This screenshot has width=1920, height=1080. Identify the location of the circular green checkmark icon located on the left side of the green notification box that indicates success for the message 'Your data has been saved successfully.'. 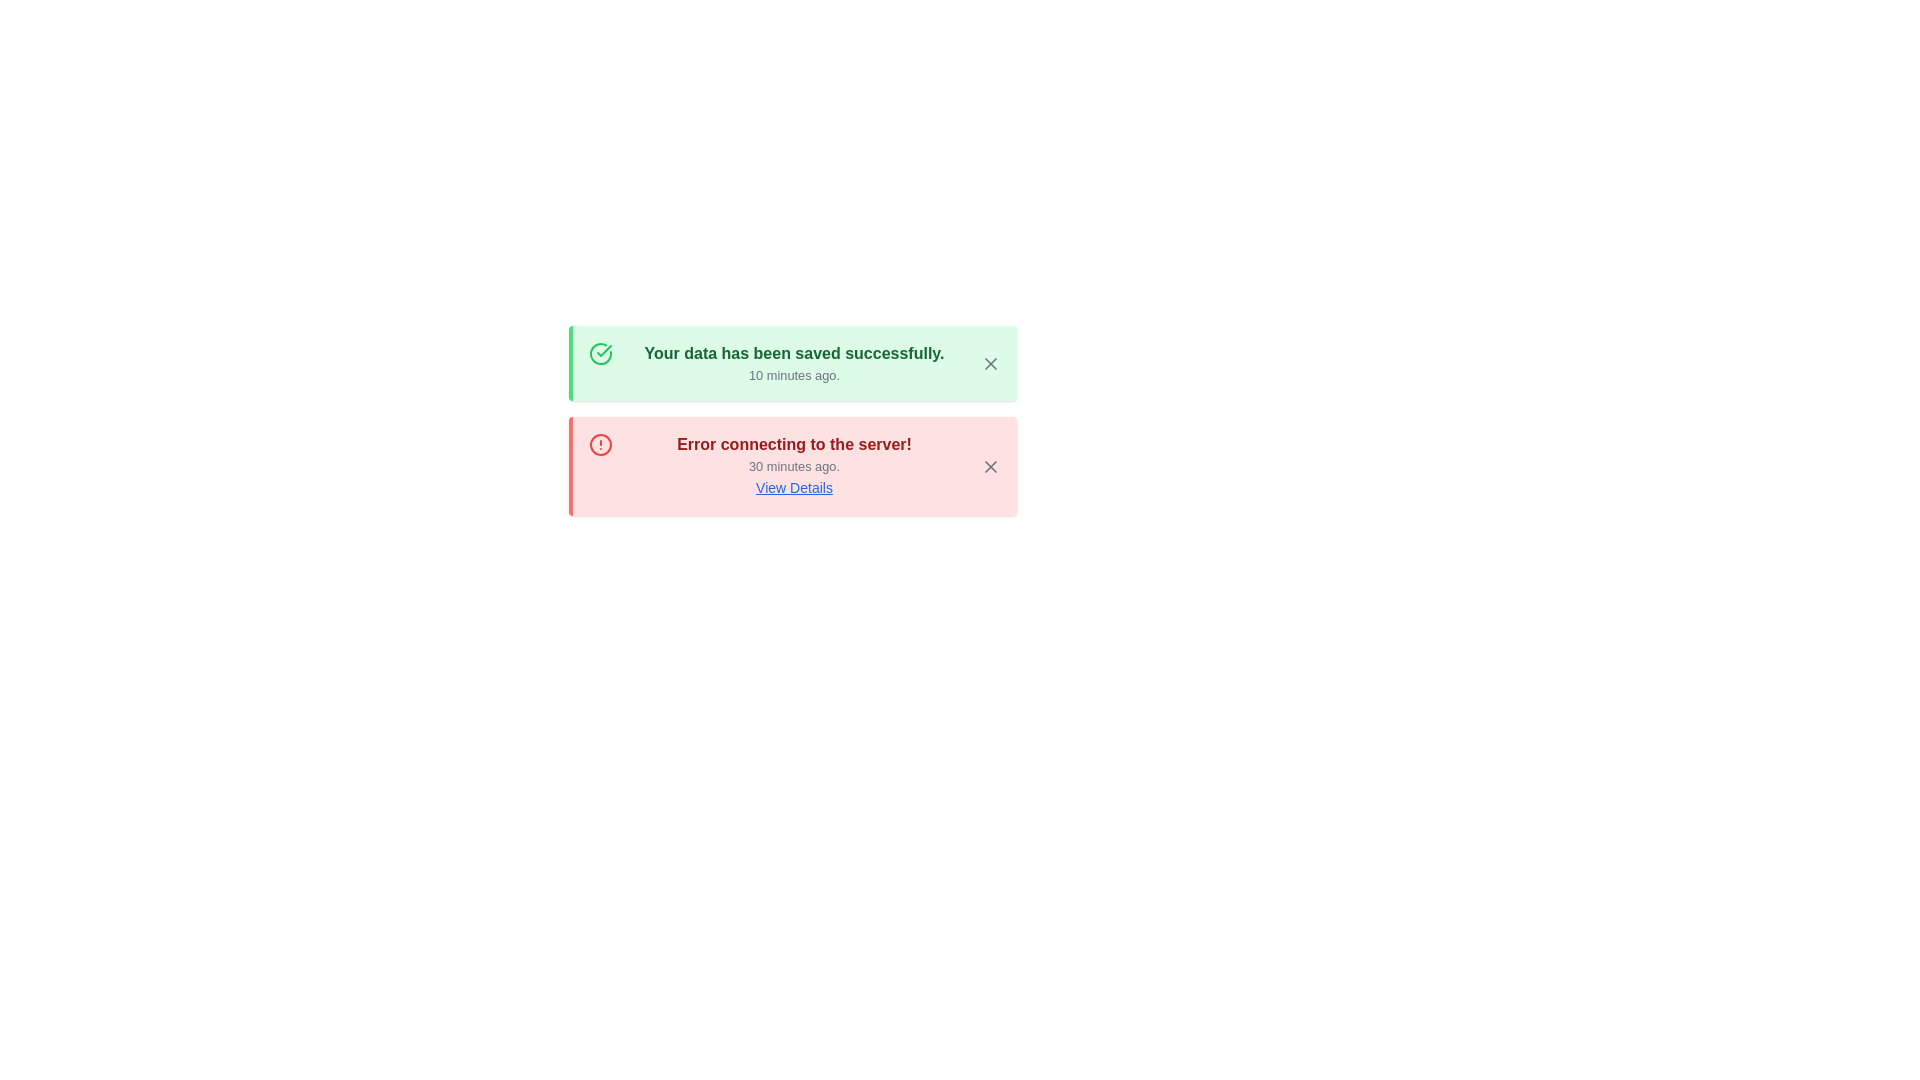
(599, 363).